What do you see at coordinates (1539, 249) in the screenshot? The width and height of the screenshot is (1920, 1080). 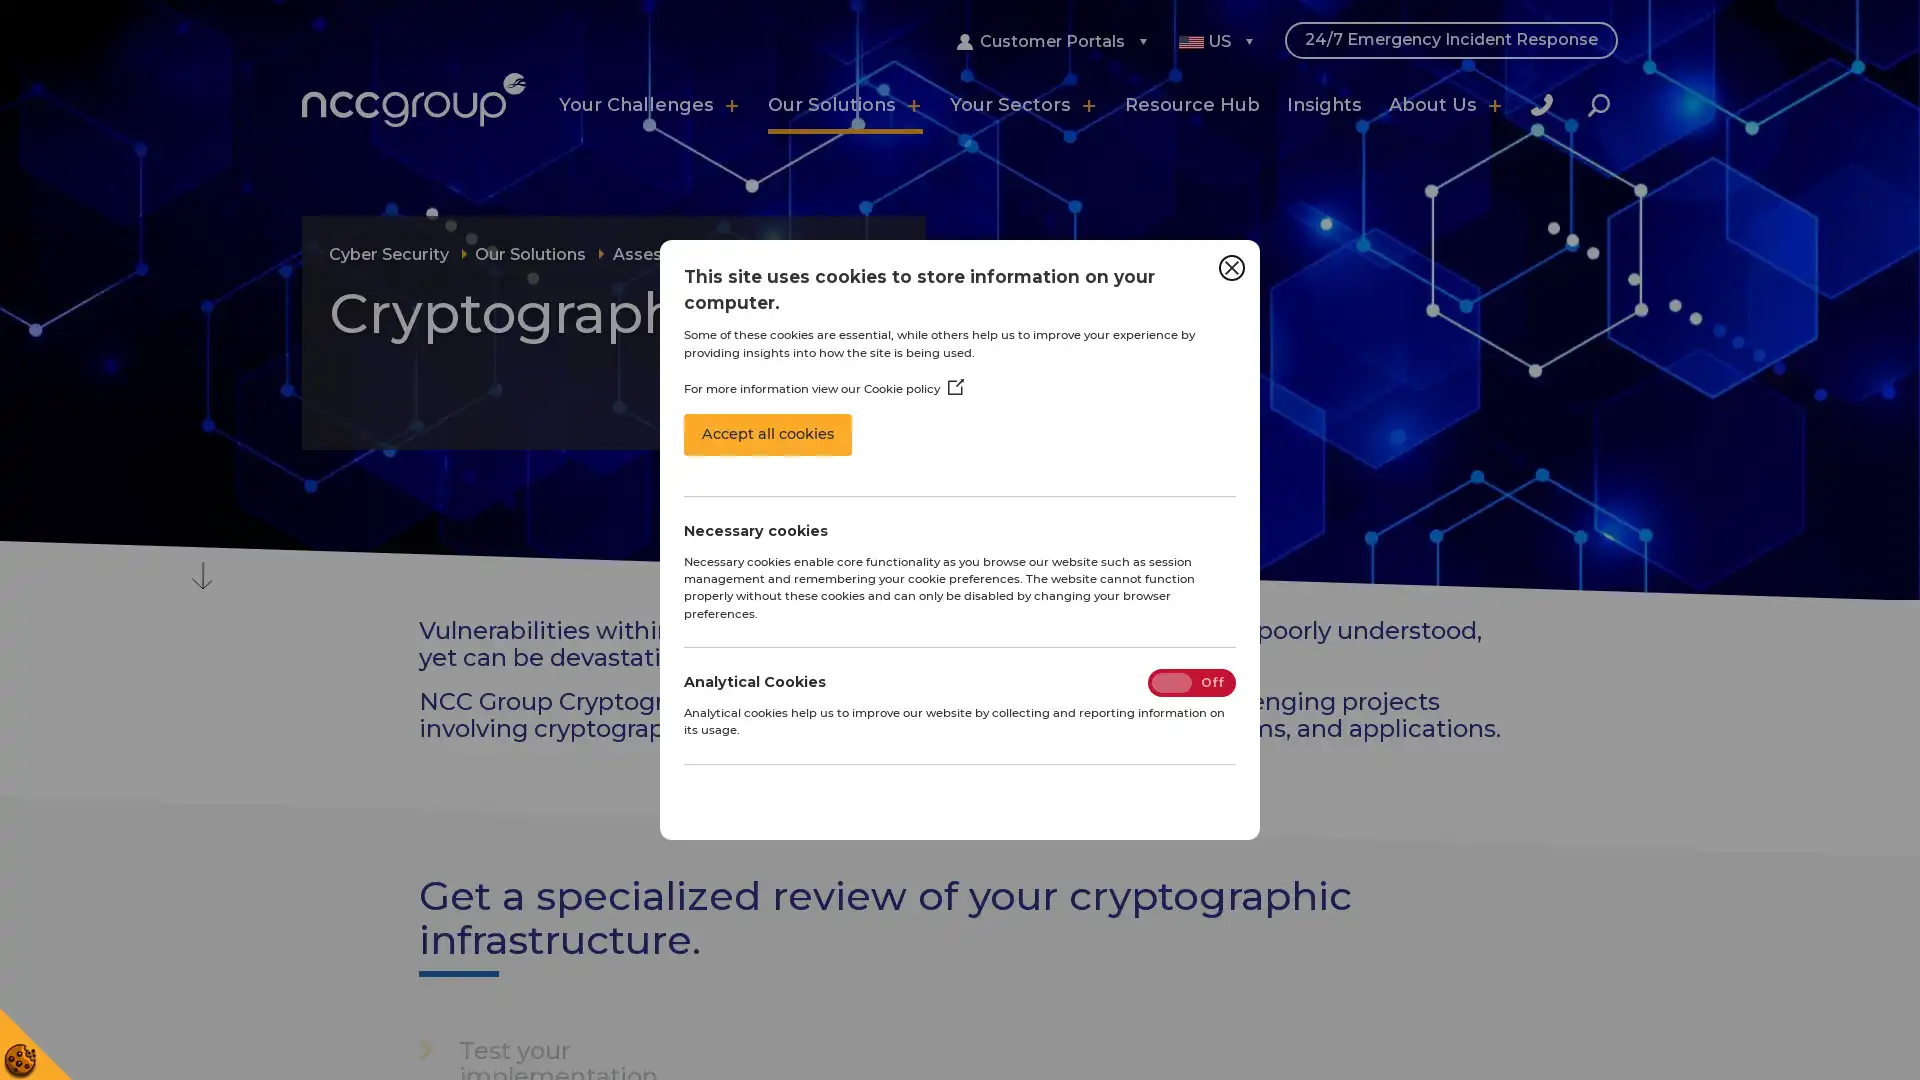 I see `Search` at bounding box center [1539, 249].